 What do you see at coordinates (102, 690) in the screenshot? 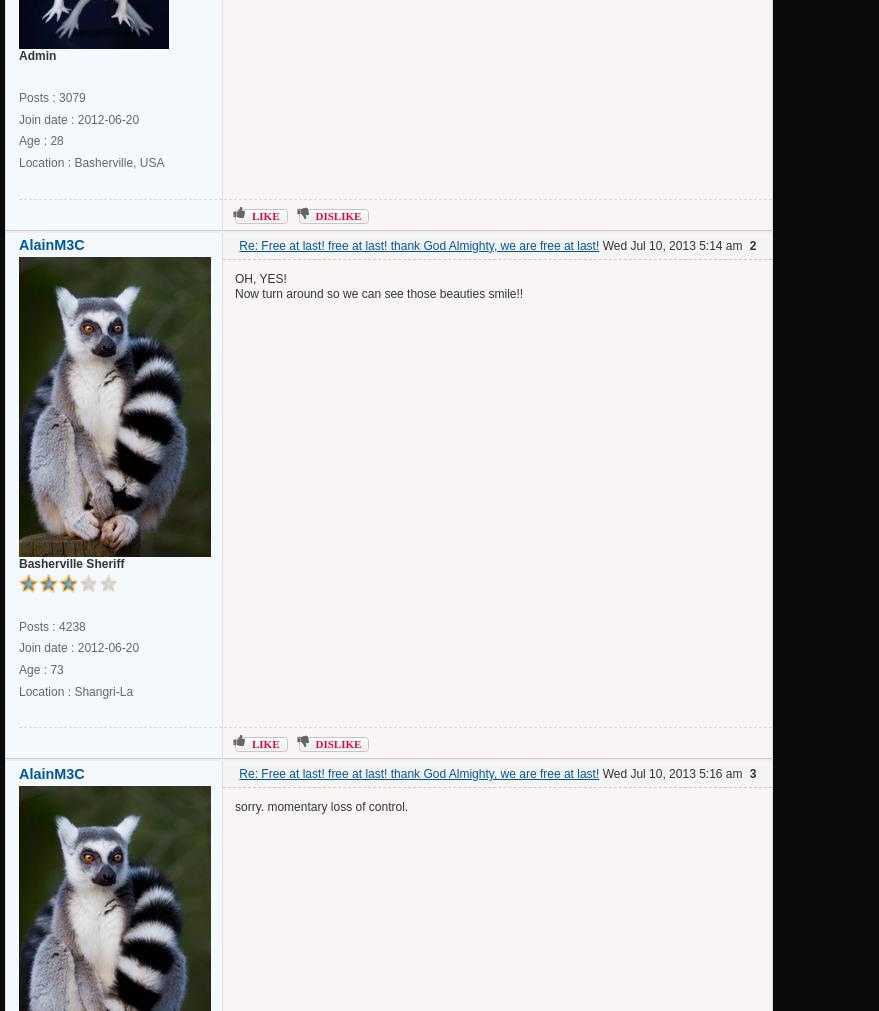
I see `'Shangri-La'` at bounding box center [102, 690].